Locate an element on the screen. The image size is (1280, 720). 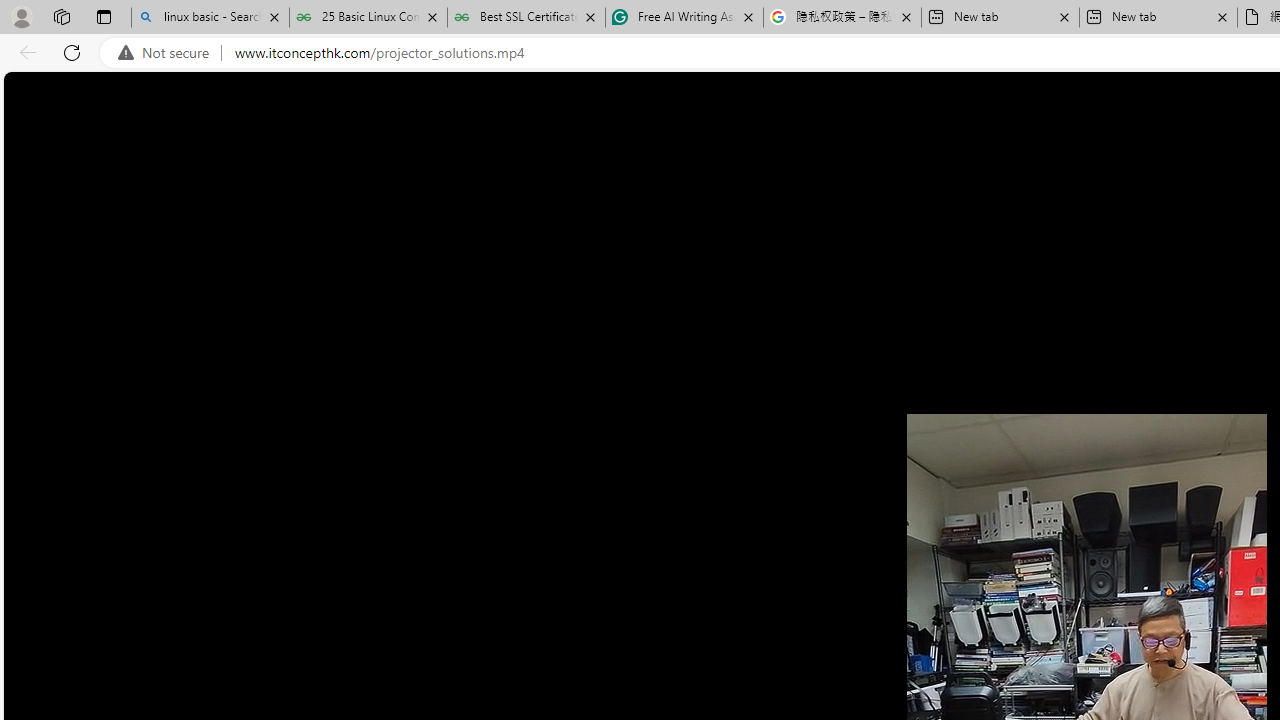
'linux basic - Search' is located at coordinates (210, 17).